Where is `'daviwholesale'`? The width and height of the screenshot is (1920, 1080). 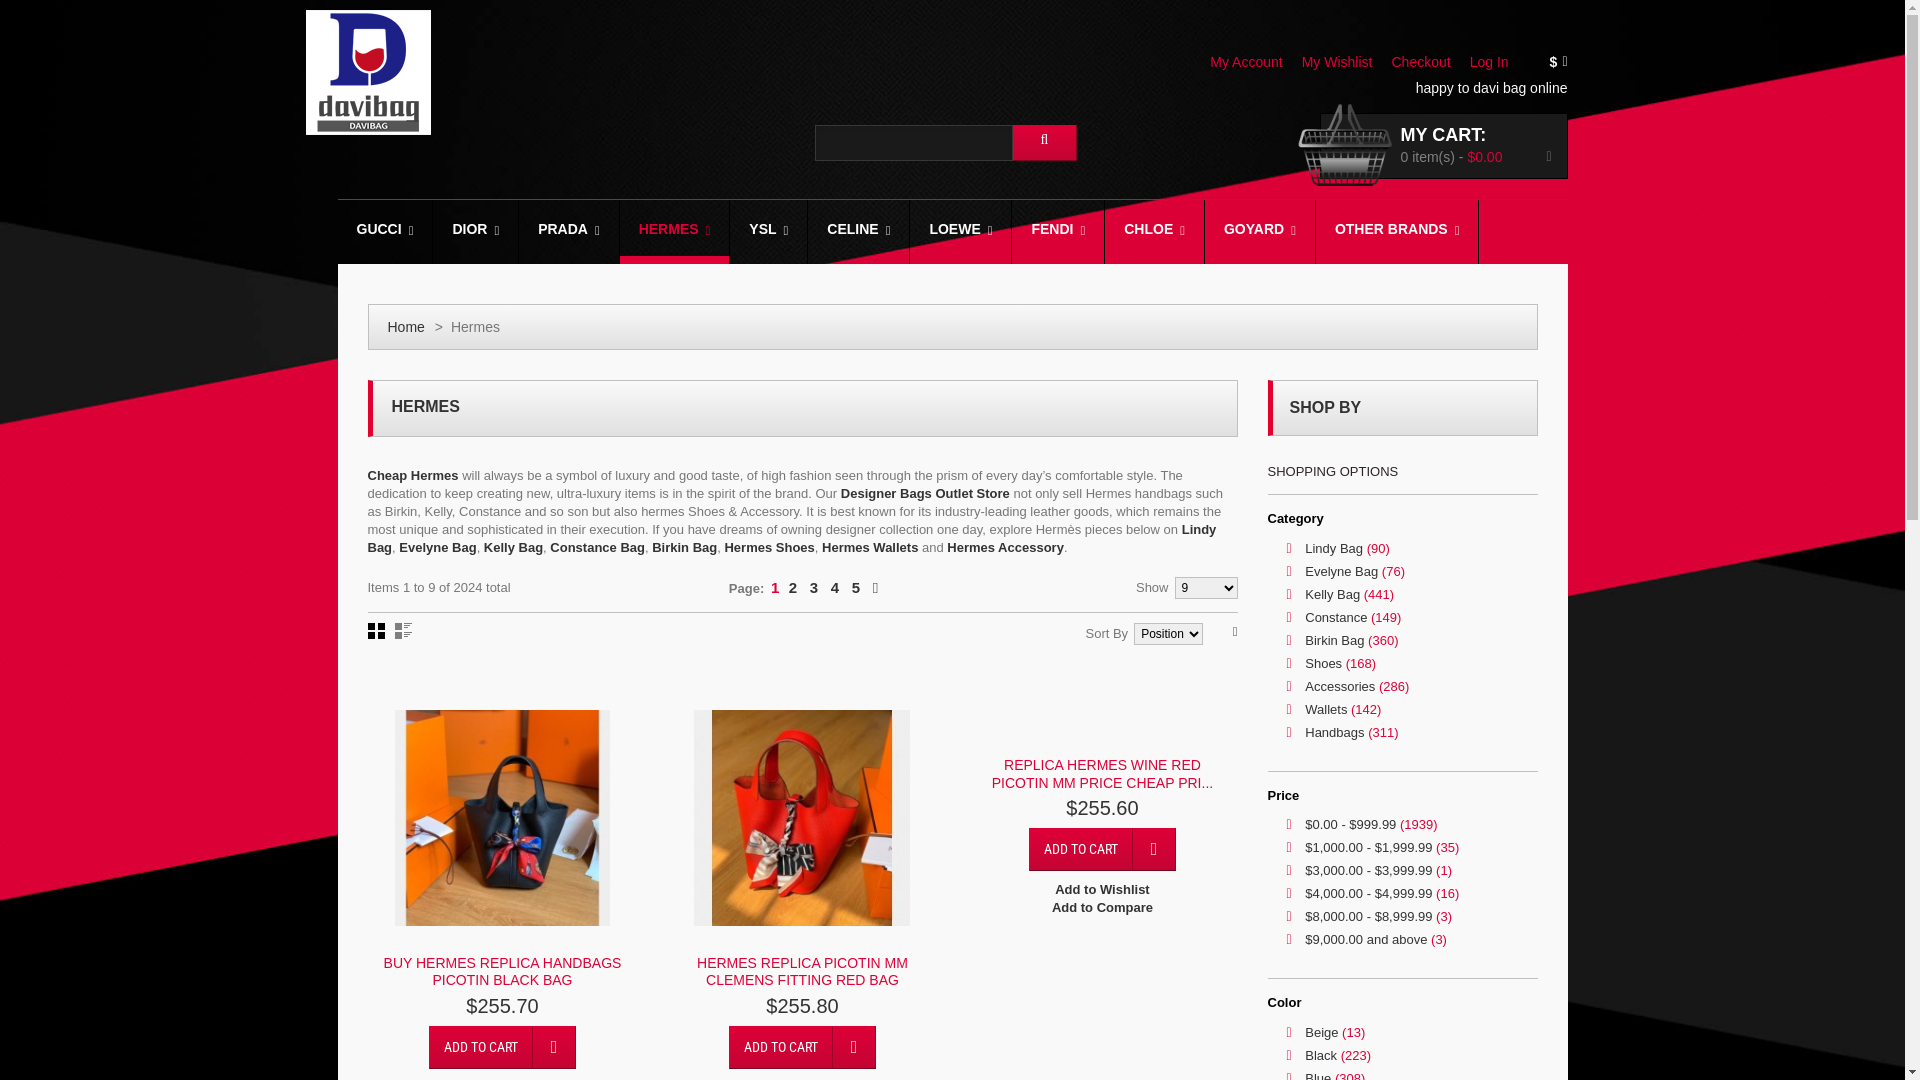 'daviwholesale' is located at coordinates (368, 71).